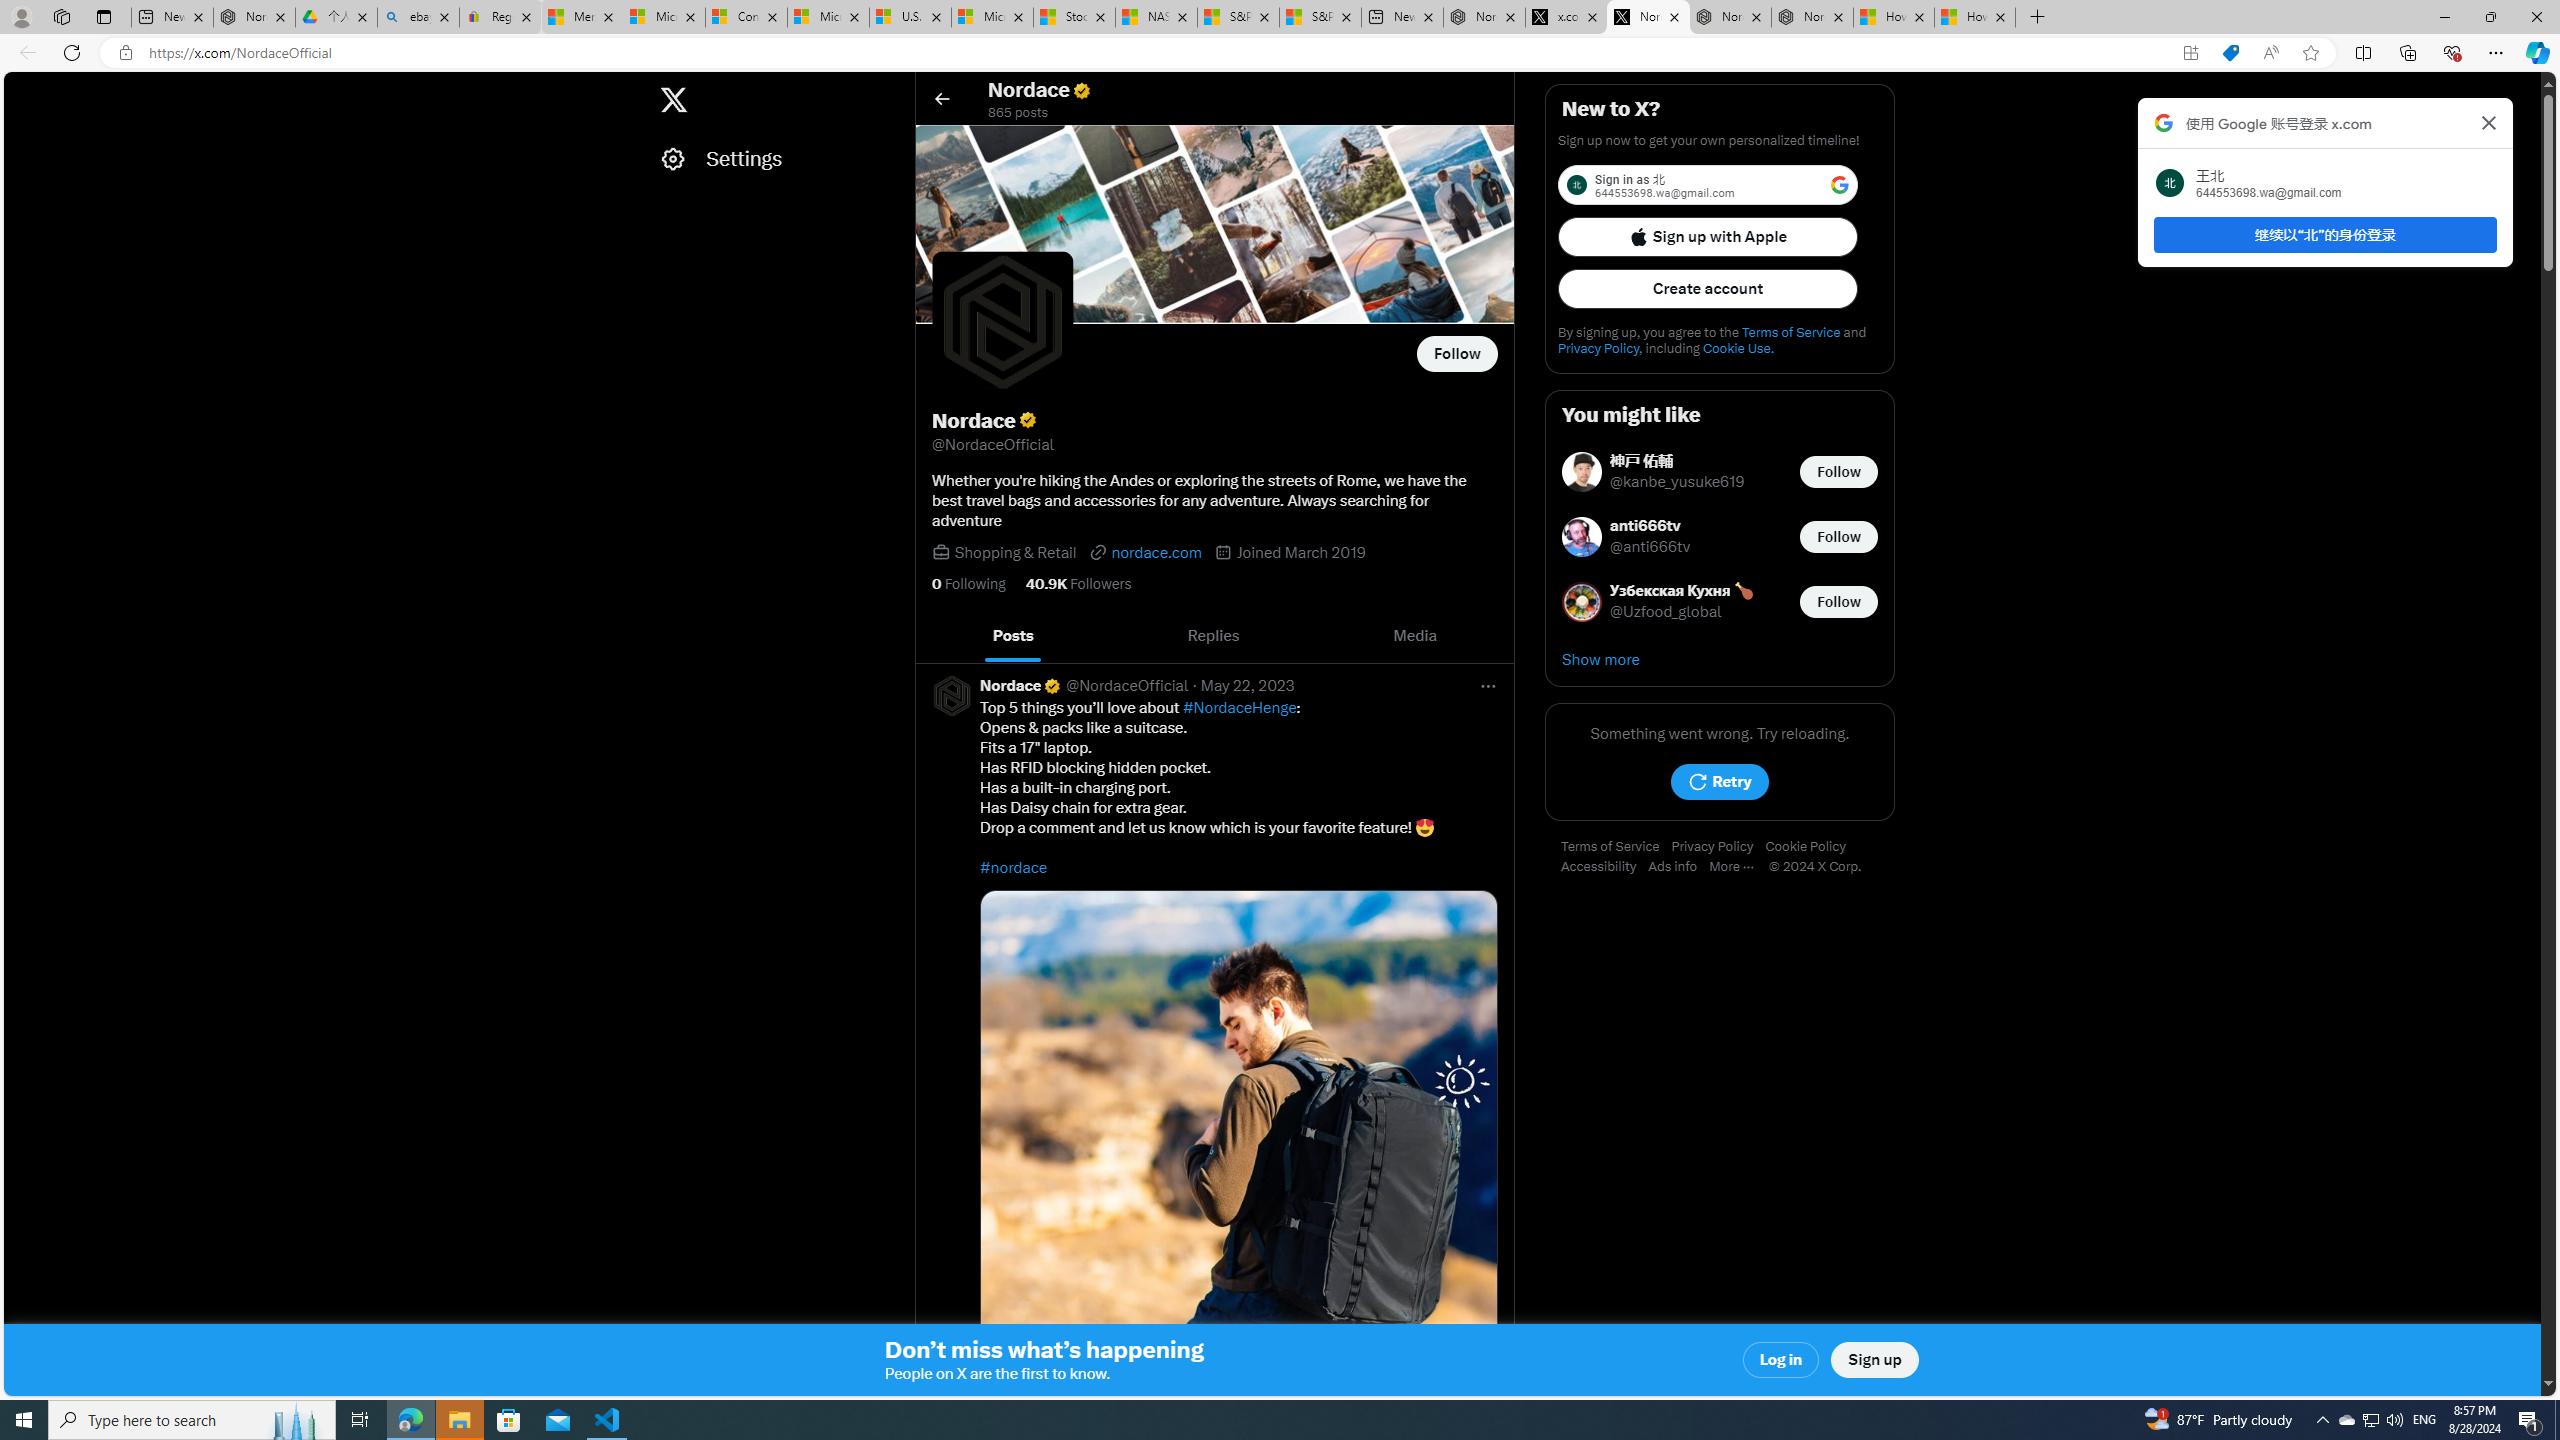 Image resolution: width=2560 pixels, height=1440 pixels. Describe the element at coordinates (1650, 526) in the screenshot. I see `'anti666tv'` at that location.